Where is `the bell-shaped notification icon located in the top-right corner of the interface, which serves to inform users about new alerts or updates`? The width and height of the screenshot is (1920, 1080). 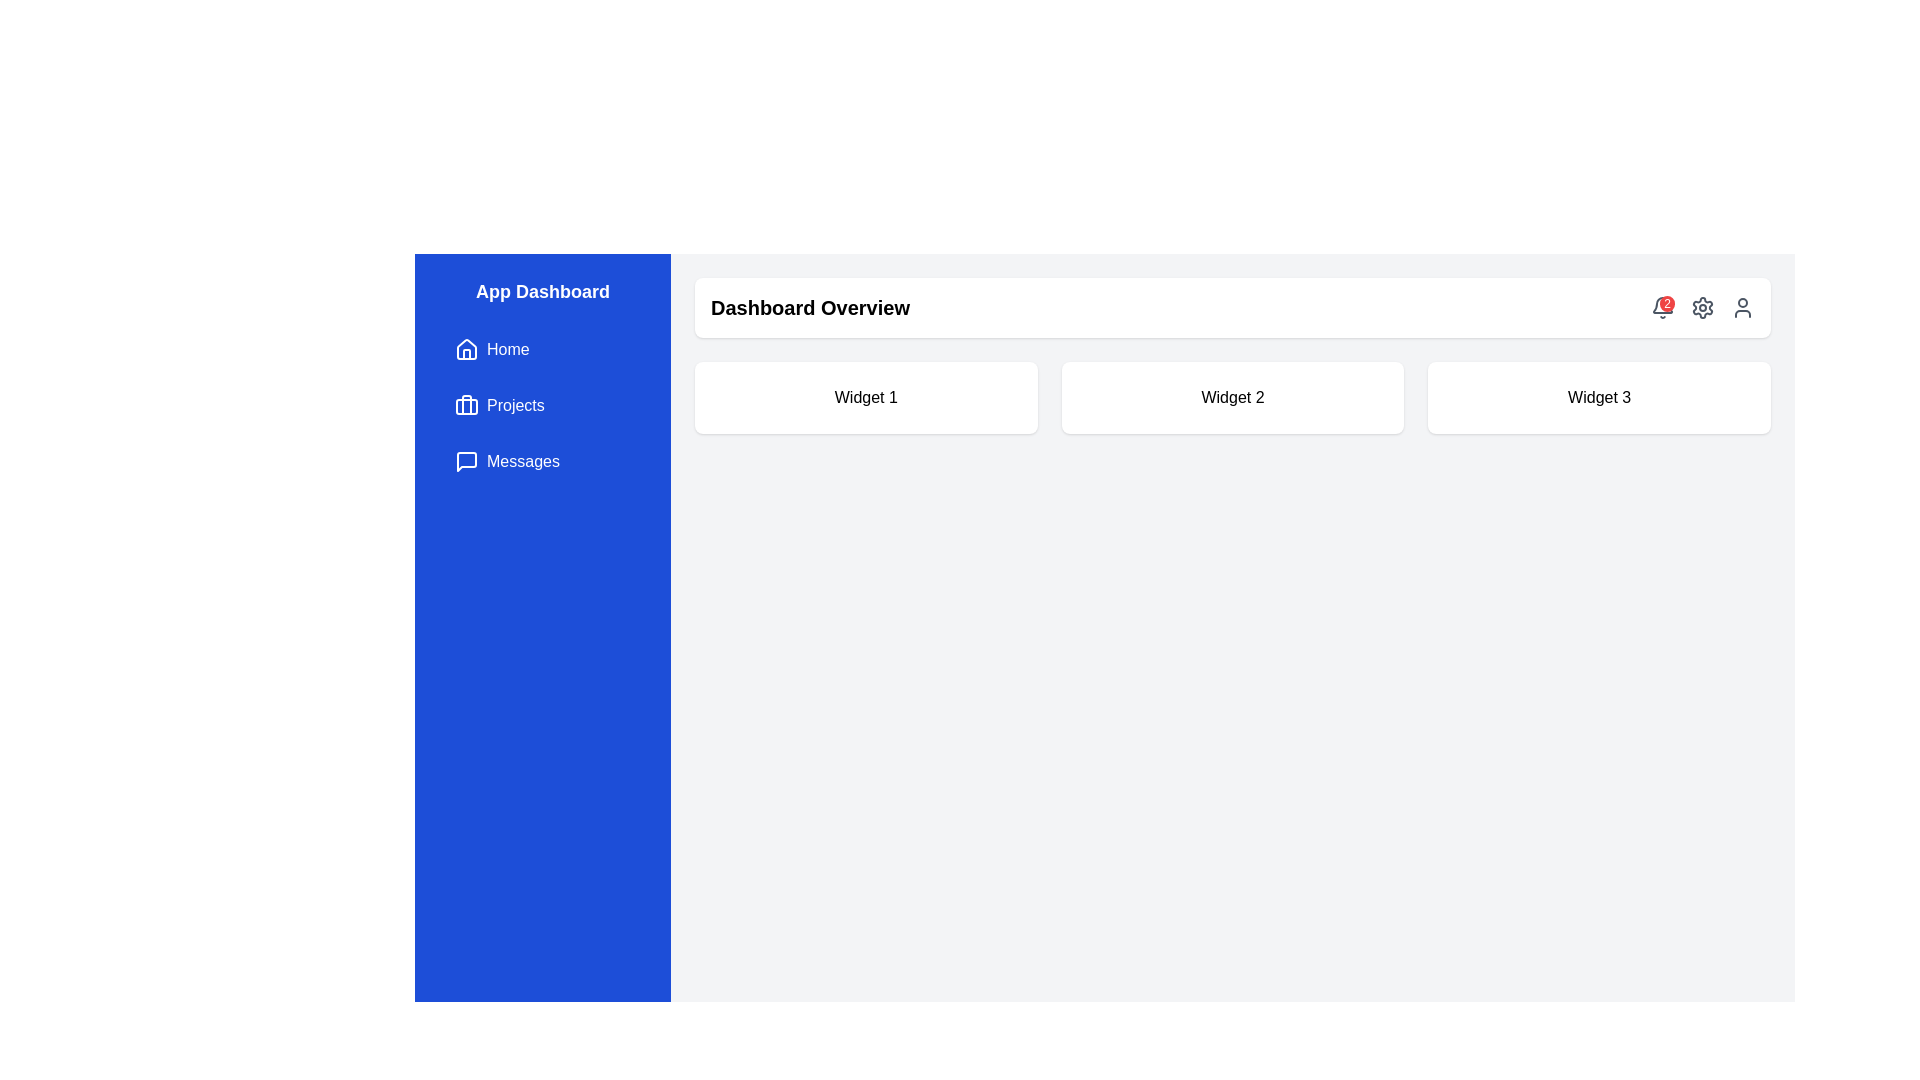
the bell-shaped notification icon located in the top-right corner of the interface, which serves to inform users about new alerts or updates is located at coordinates (1662, 305).